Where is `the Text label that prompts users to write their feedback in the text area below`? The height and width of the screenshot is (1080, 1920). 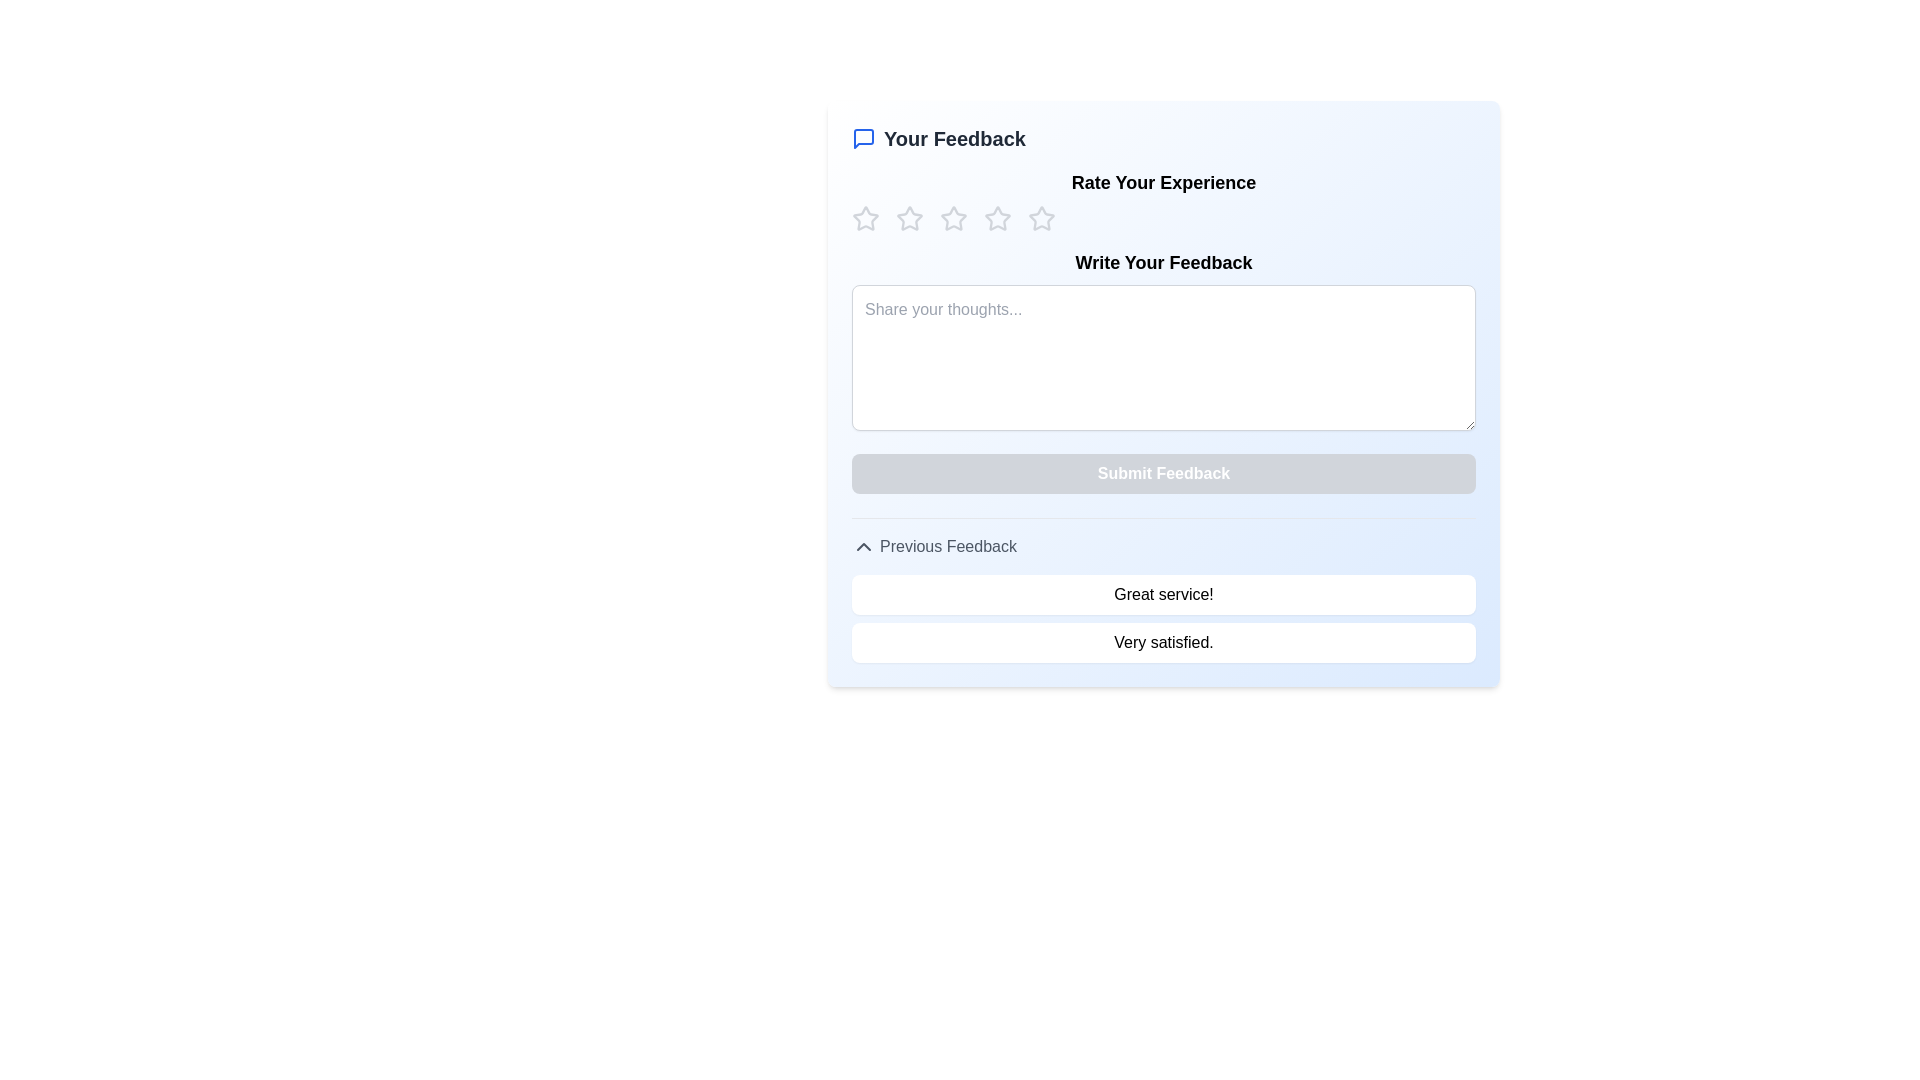
the Text label that prompts users to write their feedback in the text area below is located at coordinates (1163, 261).